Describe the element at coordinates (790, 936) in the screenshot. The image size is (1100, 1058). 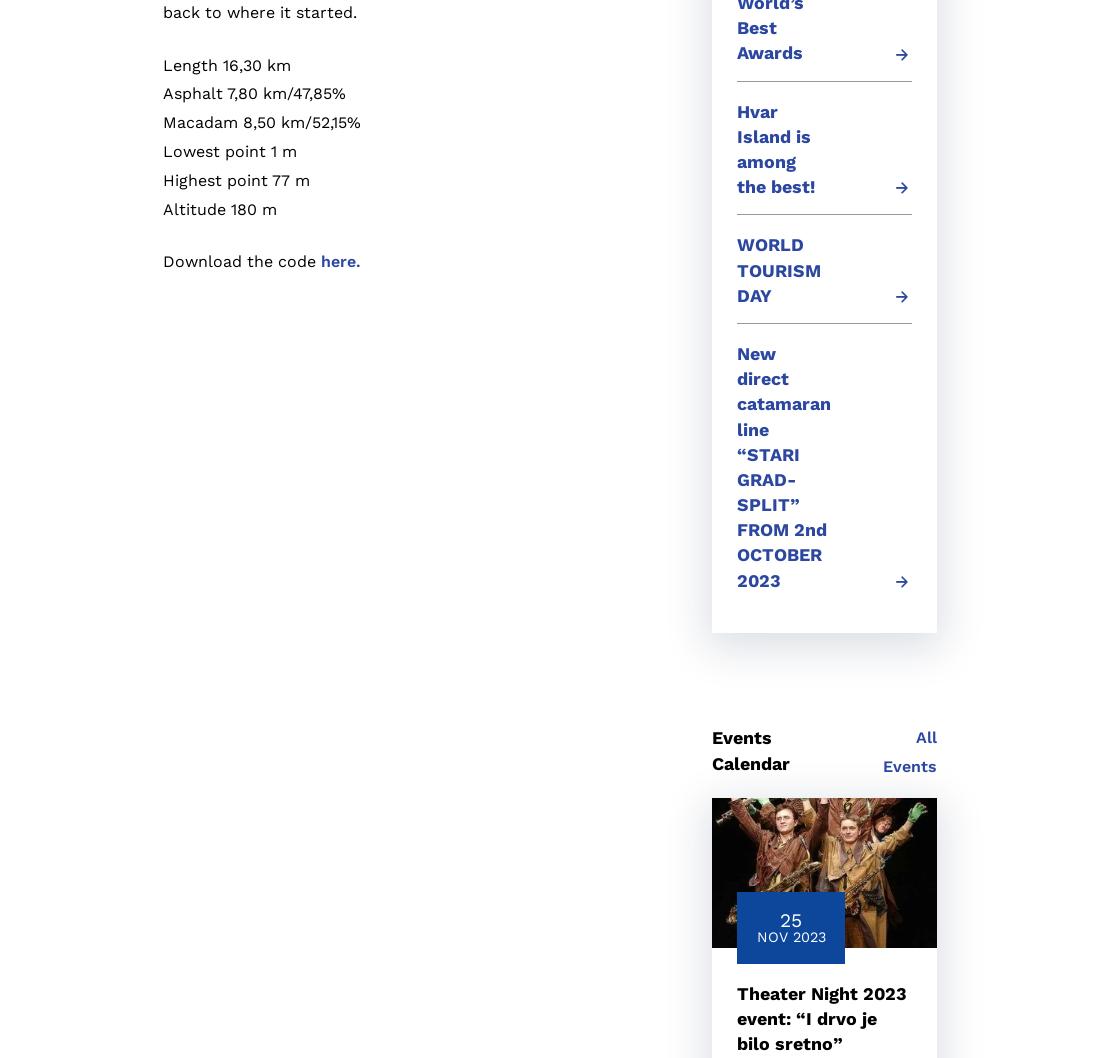
I see `'Nov 2023'` at that location.